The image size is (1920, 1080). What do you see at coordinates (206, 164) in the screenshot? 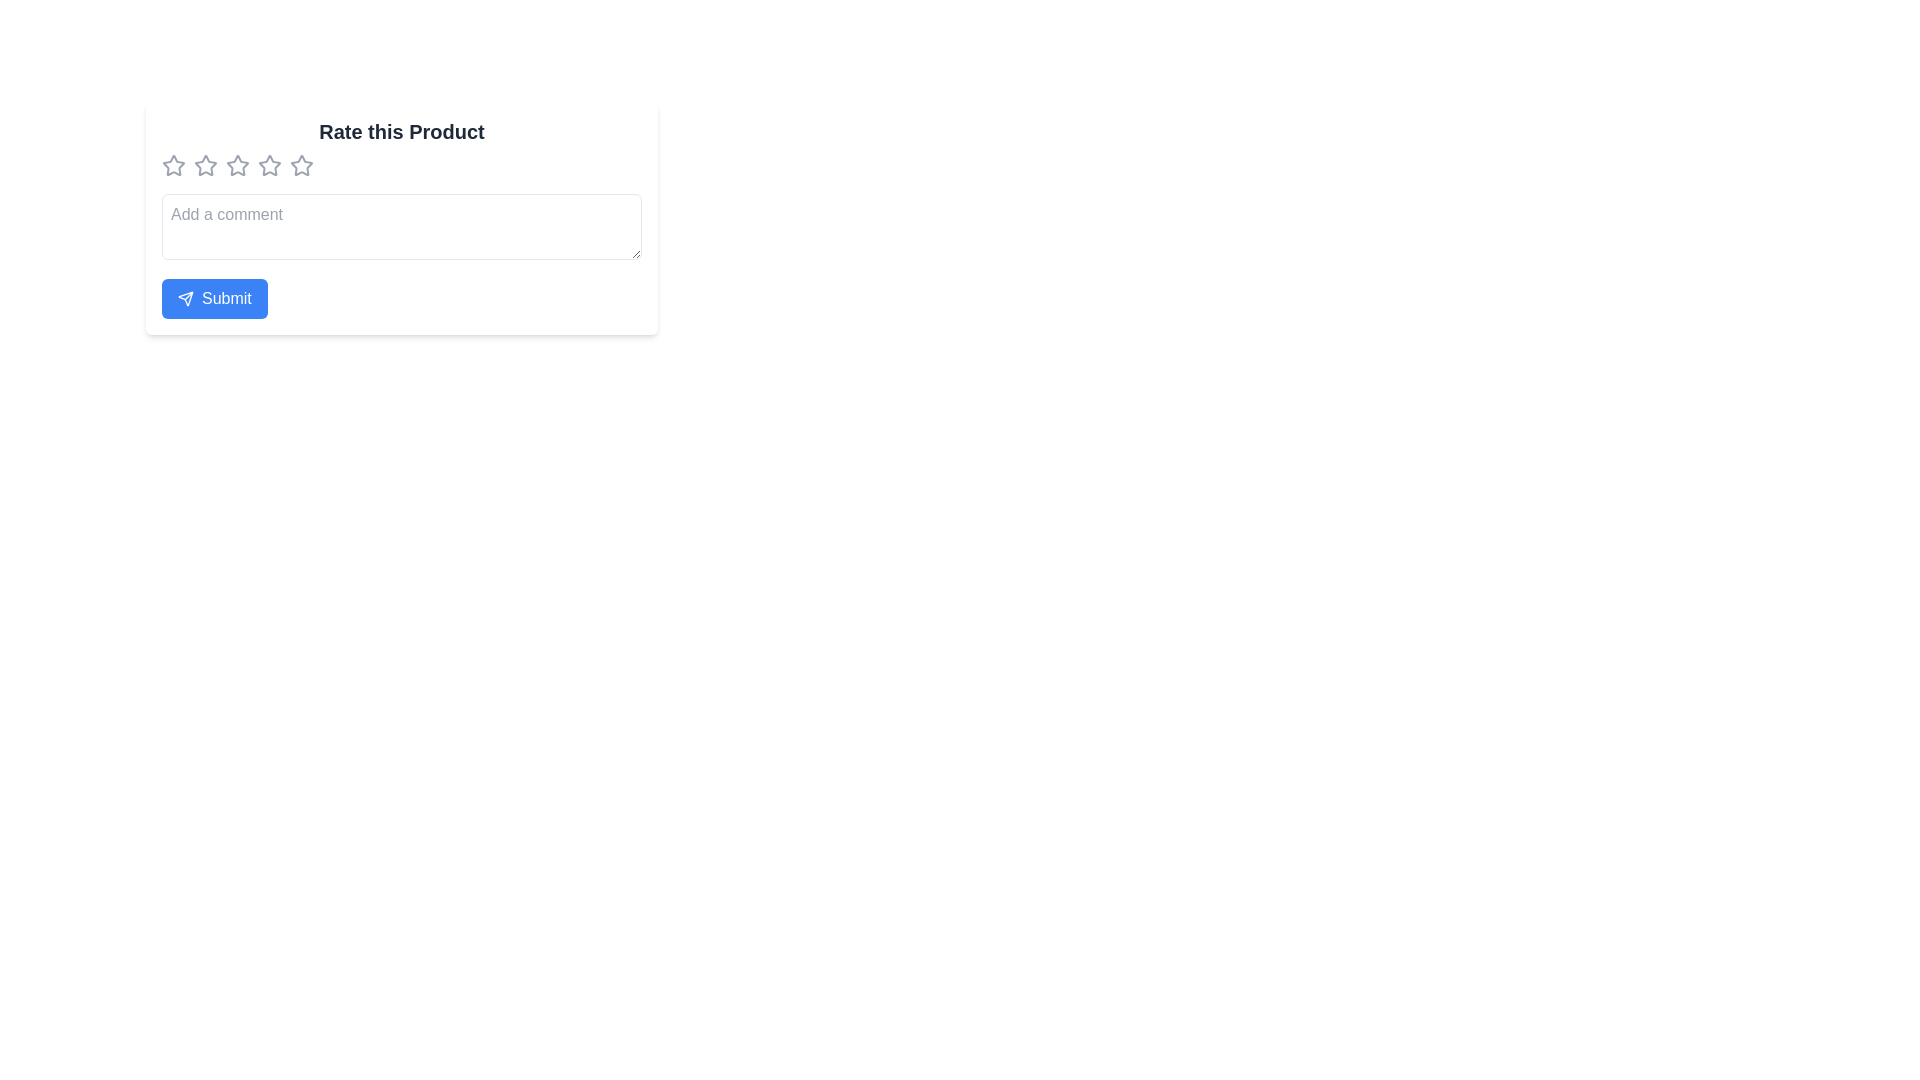
I see `the second star from the left in the rating component of the 'Rate this Product' dialog` at bounding box center [206, 164].